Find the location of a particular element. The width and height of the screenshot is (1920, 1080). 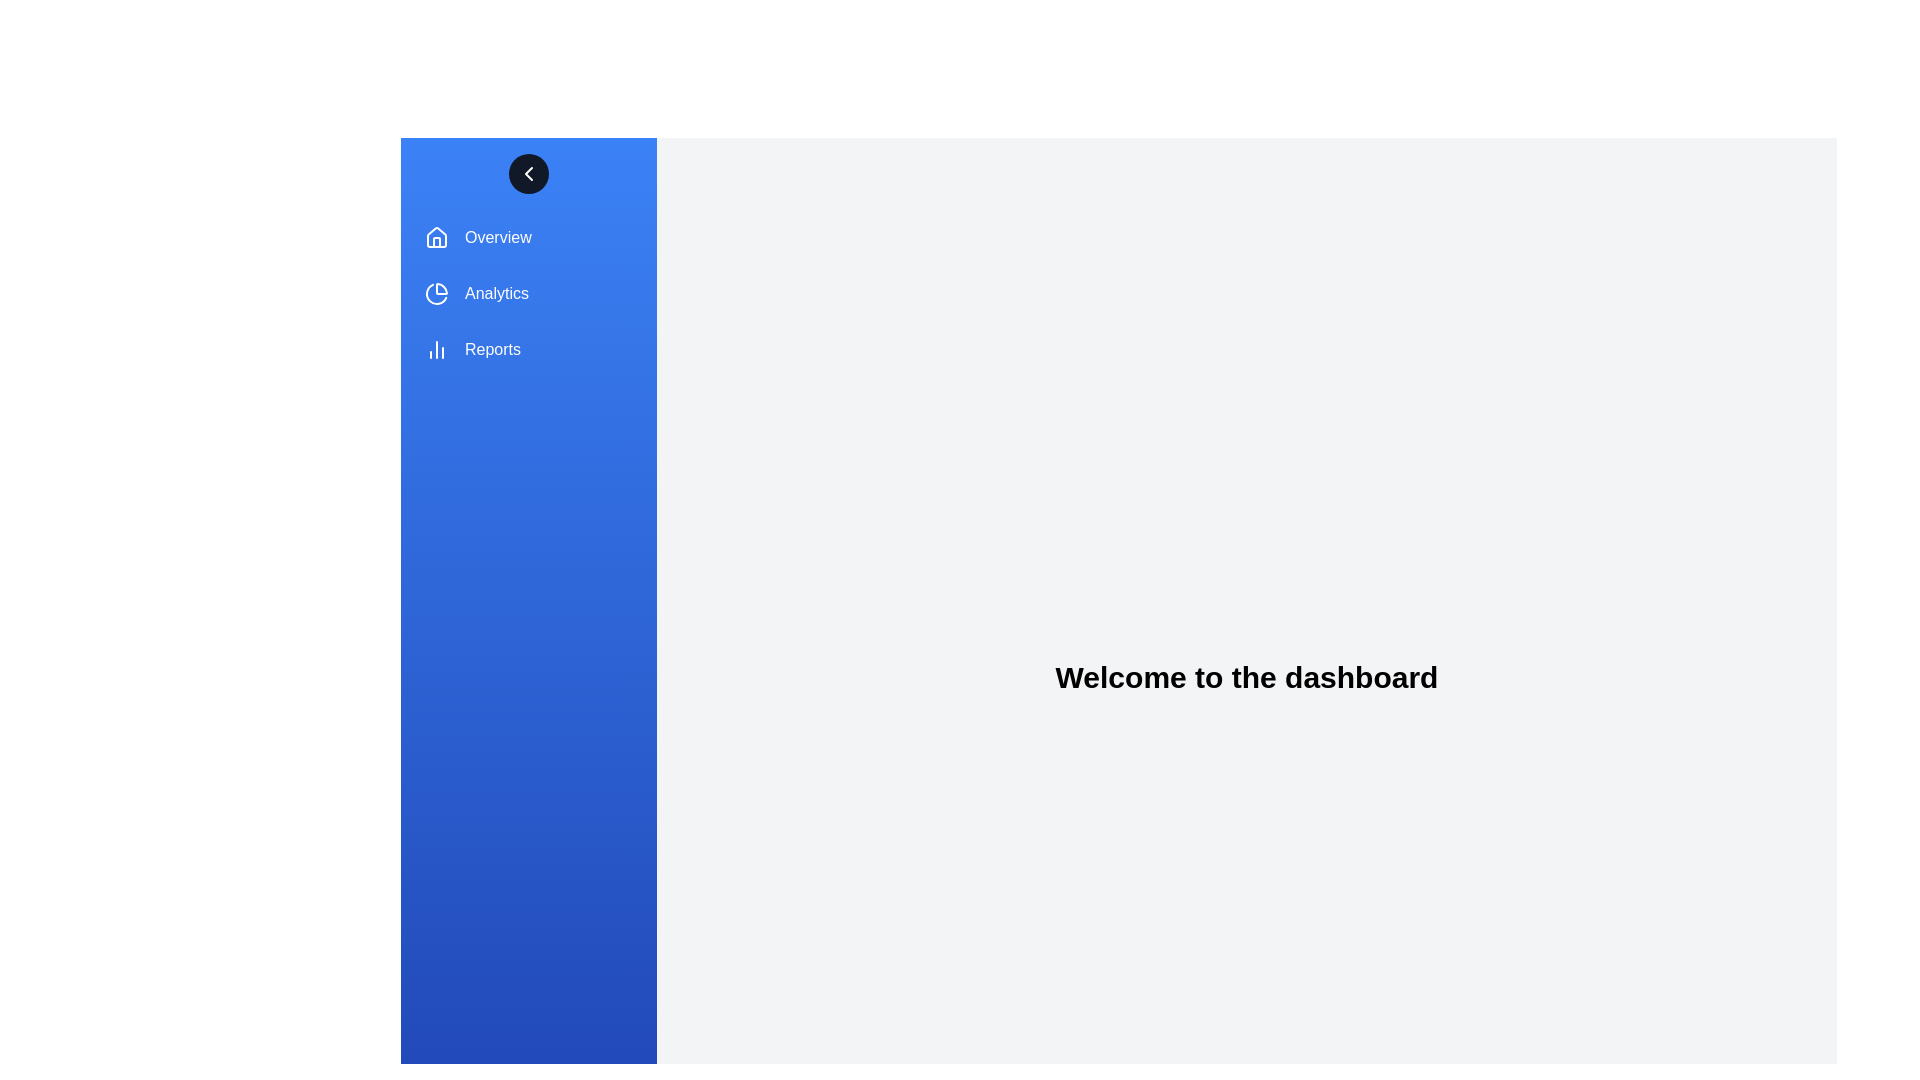

the menu item labeled Reports is located at coordinates (528, 349).